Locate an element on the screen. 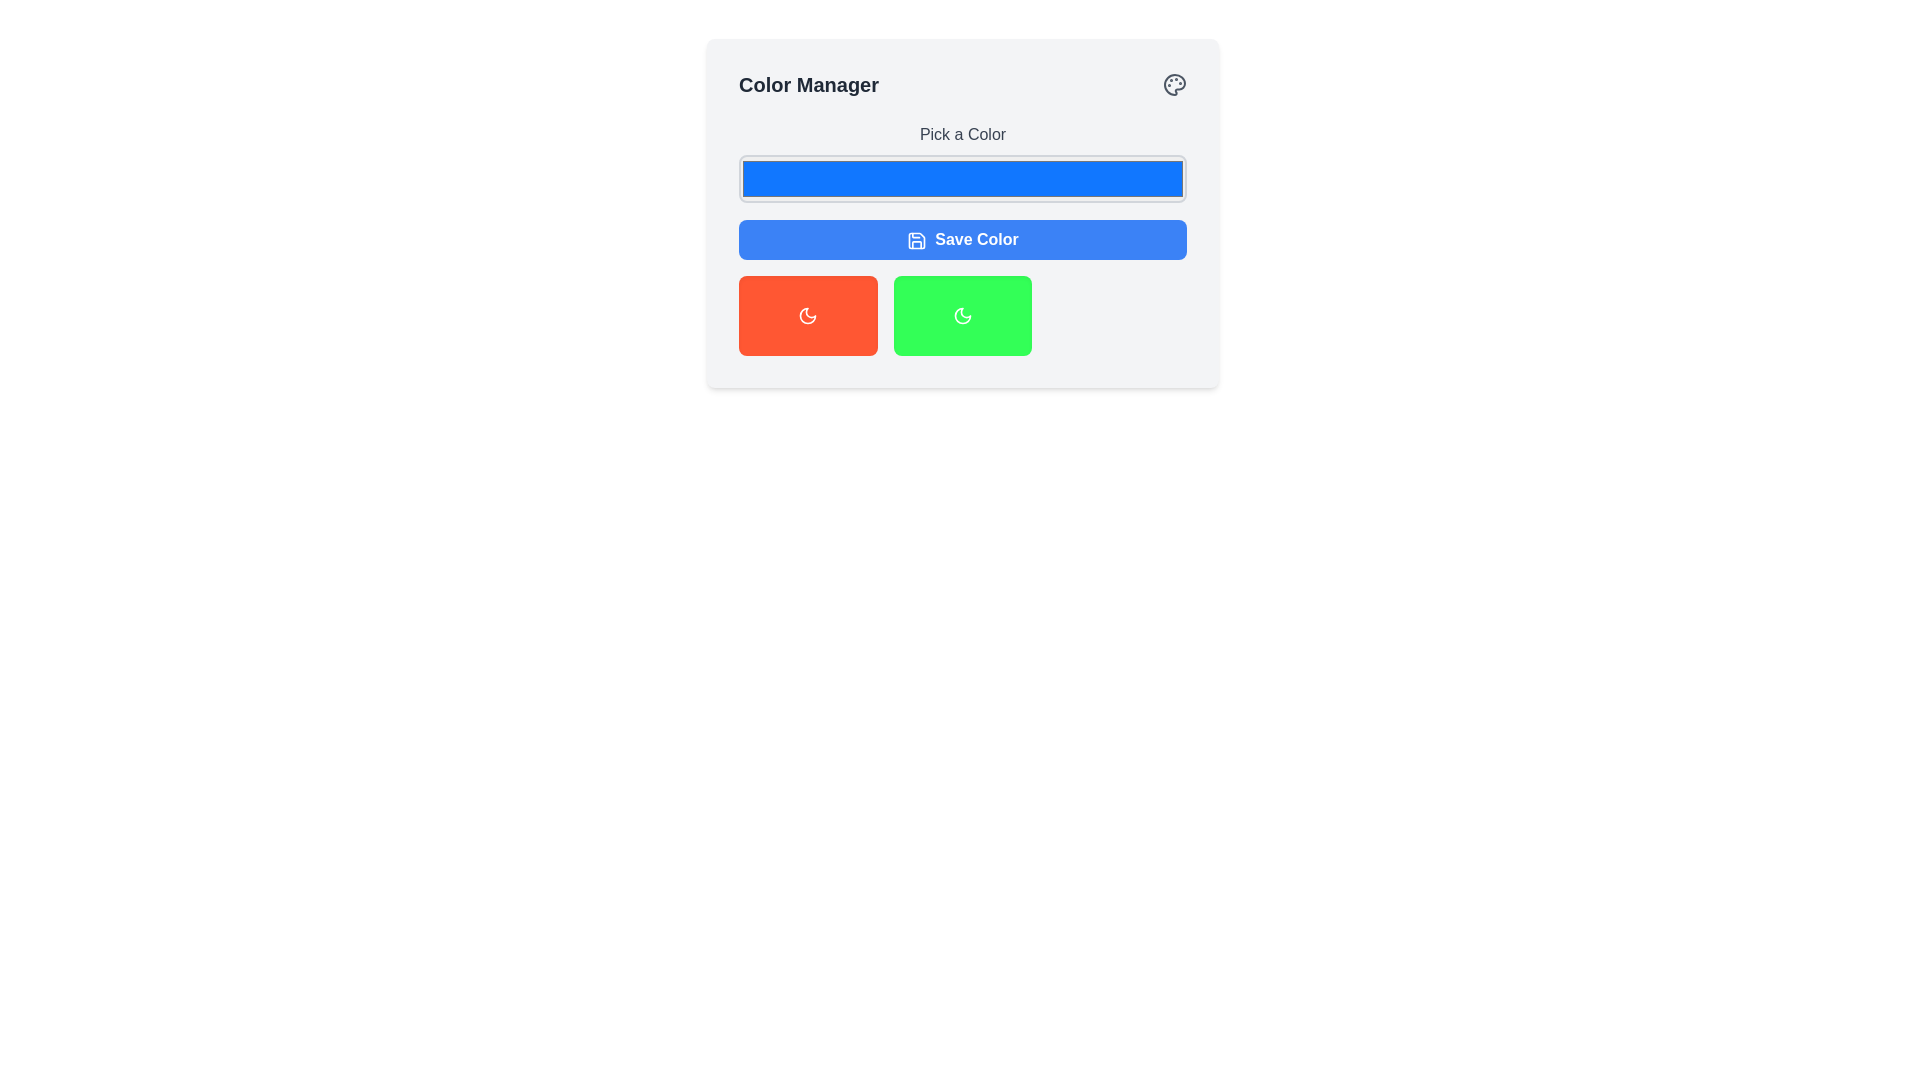 The image size is (1920, 1080). the save icon located to the left of the 'Save Color' text label within the 'Save Color' button is located at coordinates (916, 239).